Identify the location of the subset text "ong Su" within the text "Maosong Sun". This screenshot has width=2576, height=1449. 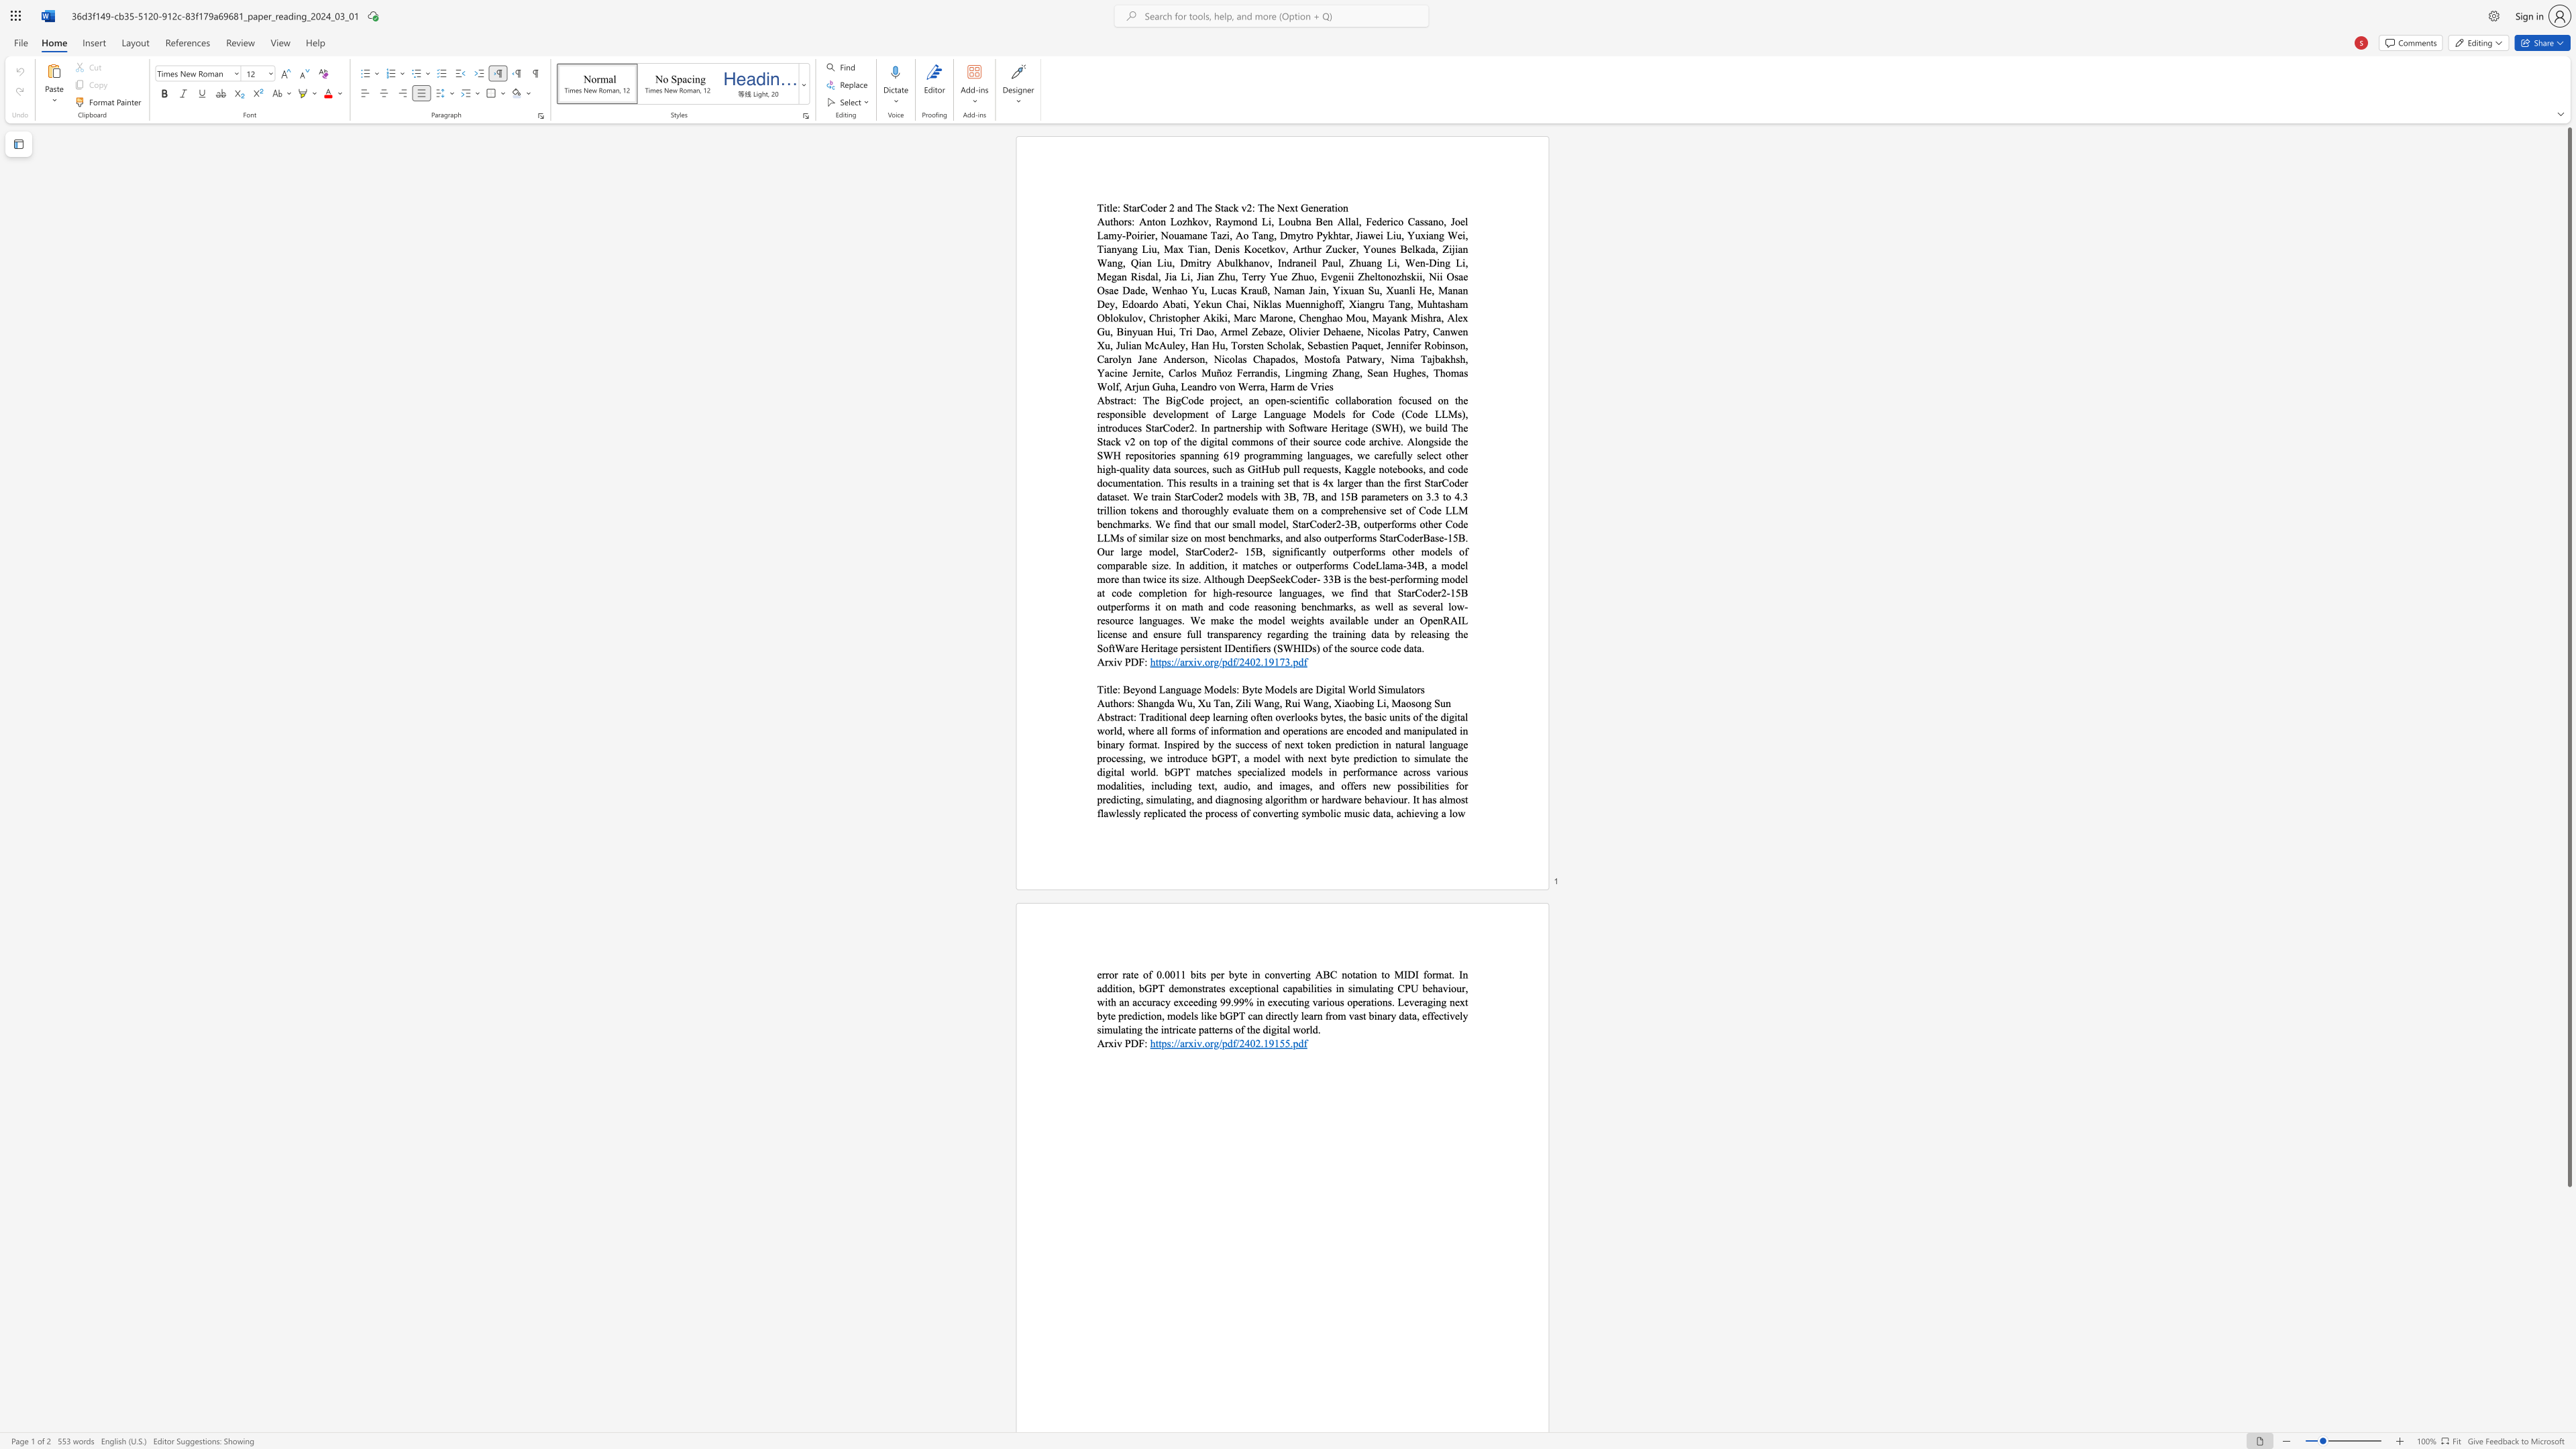
(1415, 703).